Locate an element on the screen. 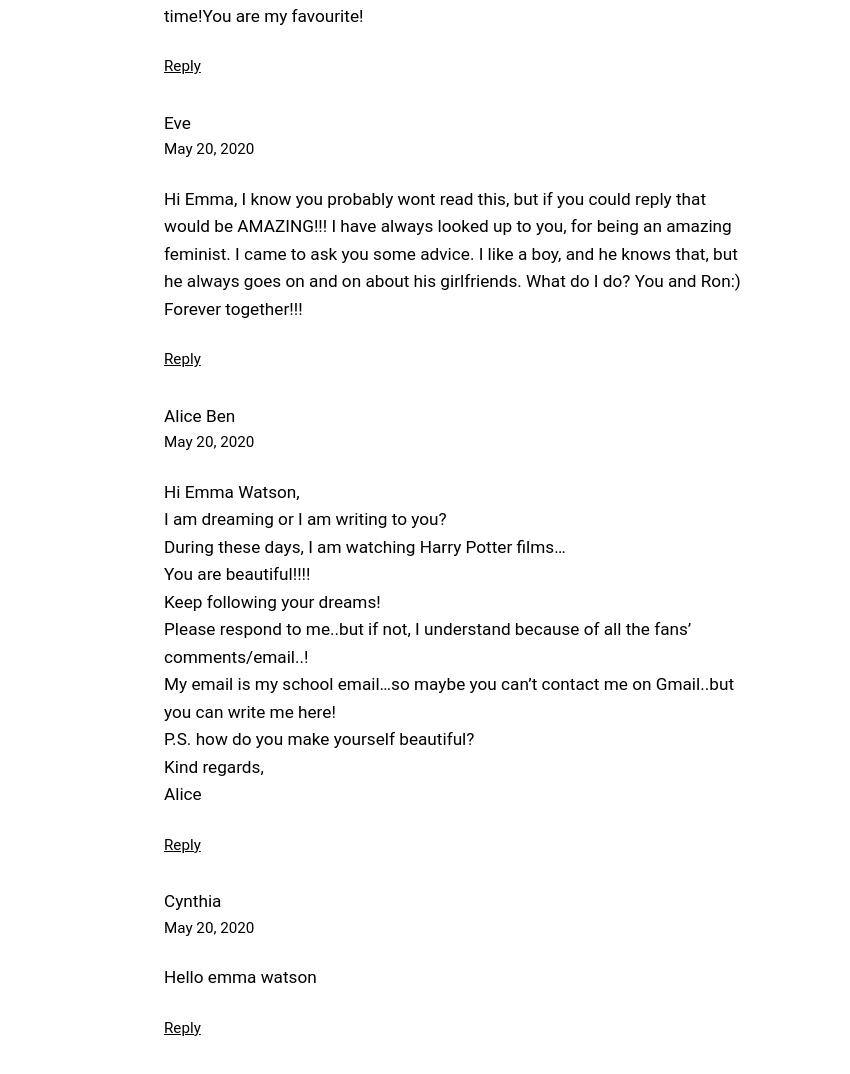  'I am dreaming or I am writing to you?' is located at coordinates (304, 518).